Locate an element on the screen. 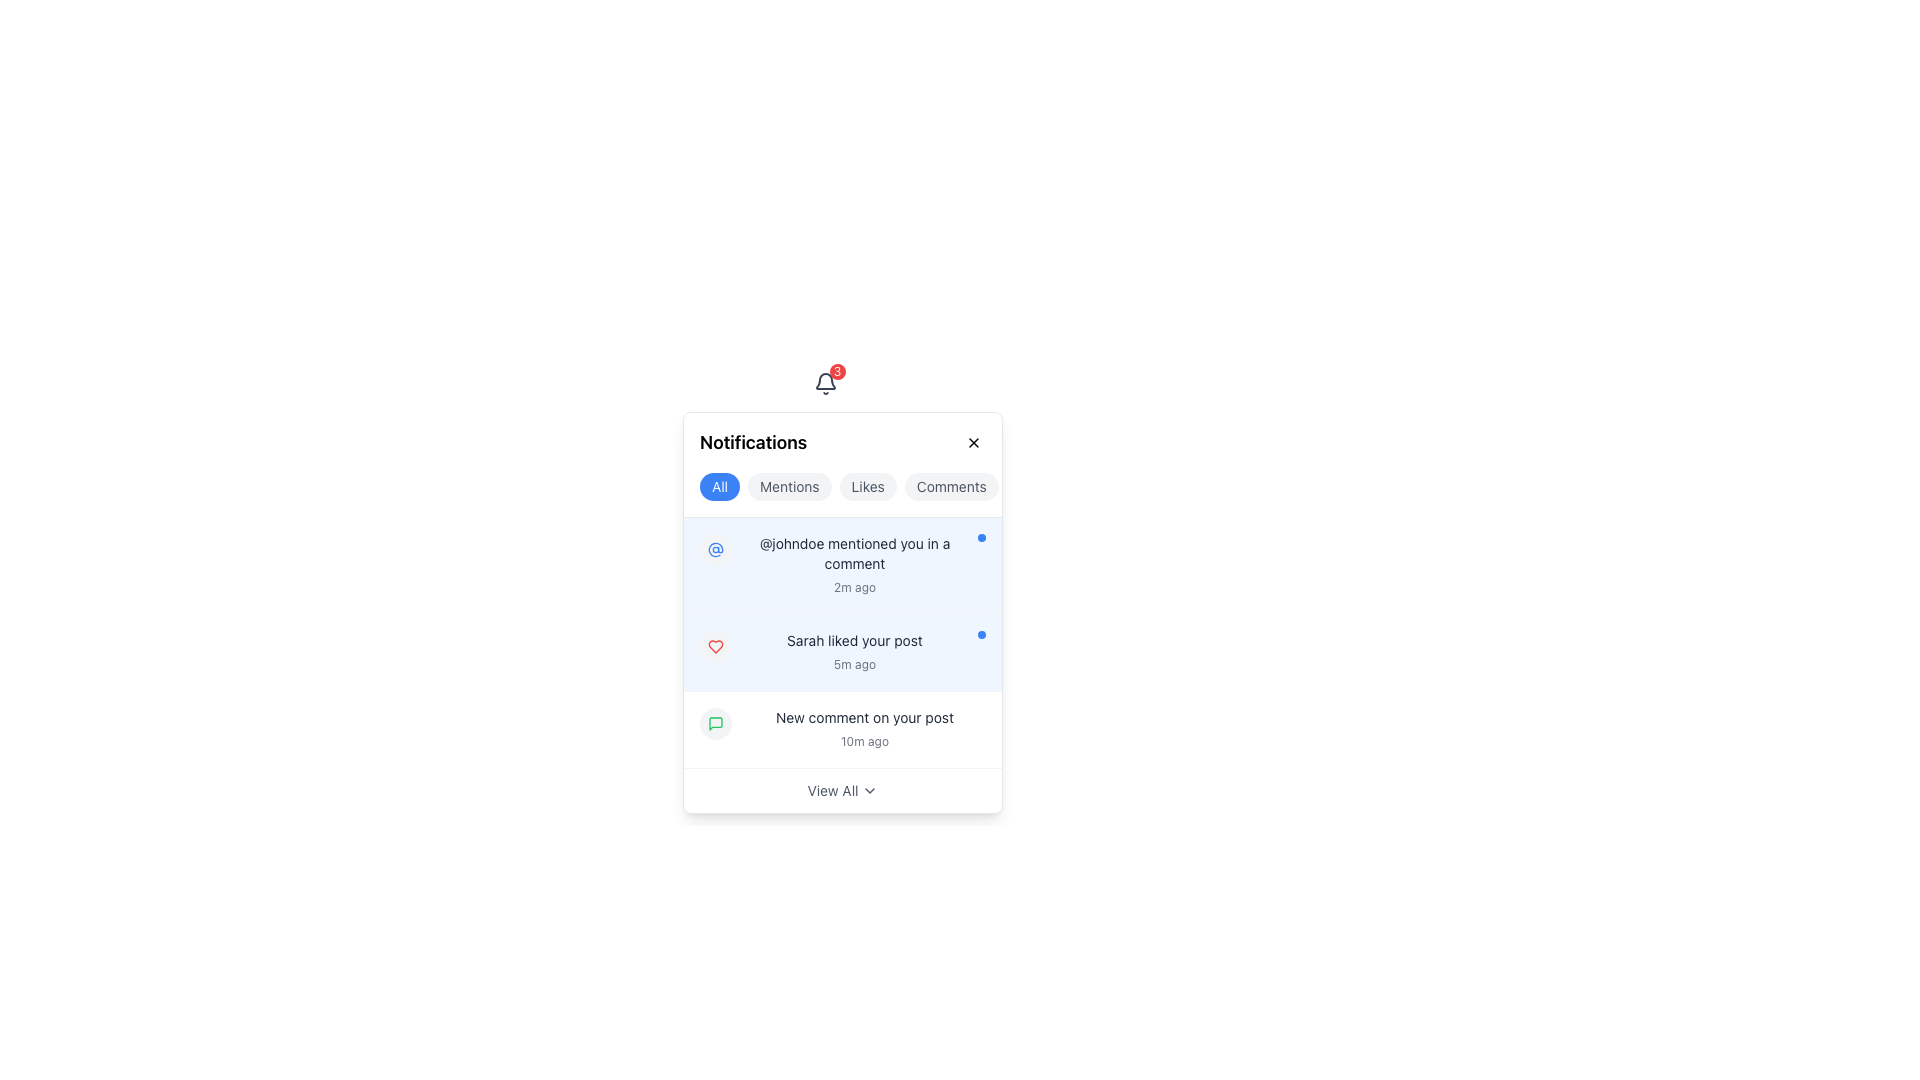 The image size is (1920, 1080). the circular icon with a light gray background and a red heart symbol, located in the notification entry stating 'Sarah liked your post.' is located at coordinates (715, 647).